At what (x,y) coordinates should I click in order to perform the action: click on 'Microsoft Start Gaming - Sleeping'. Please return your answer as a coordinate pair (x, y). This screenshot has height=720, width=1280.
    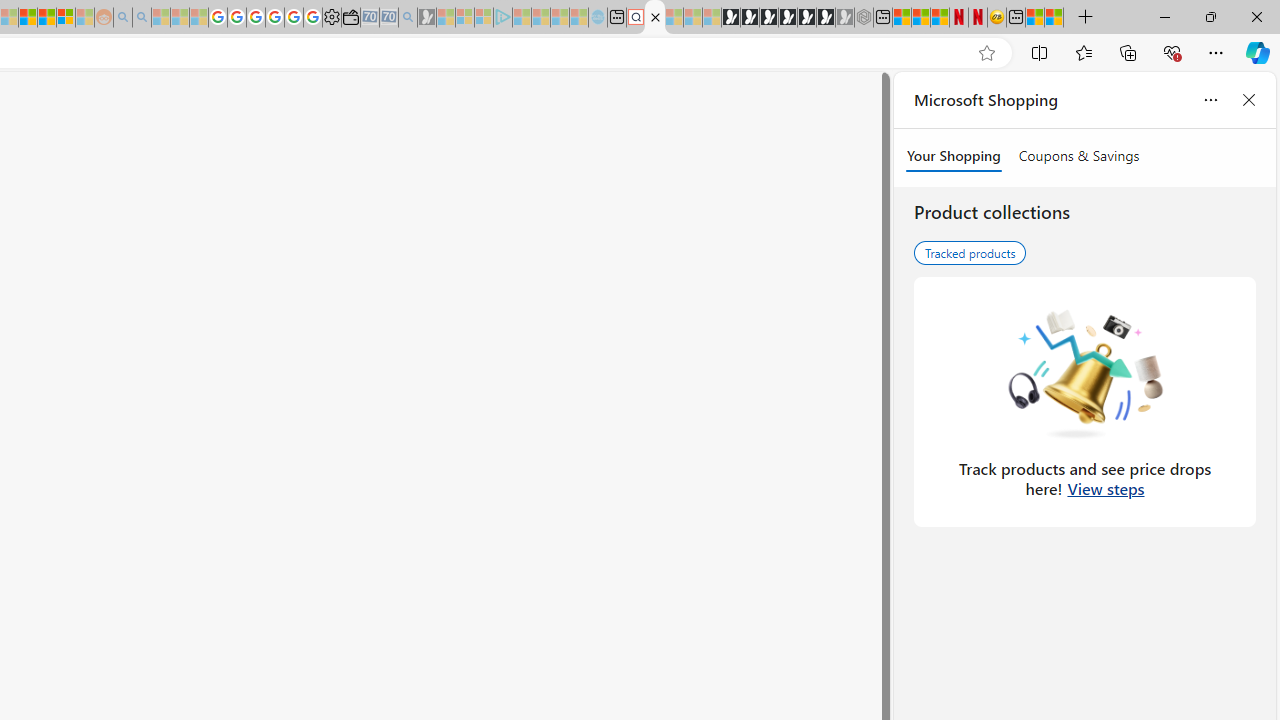
    Looking at the image, I should click on (426, 17).